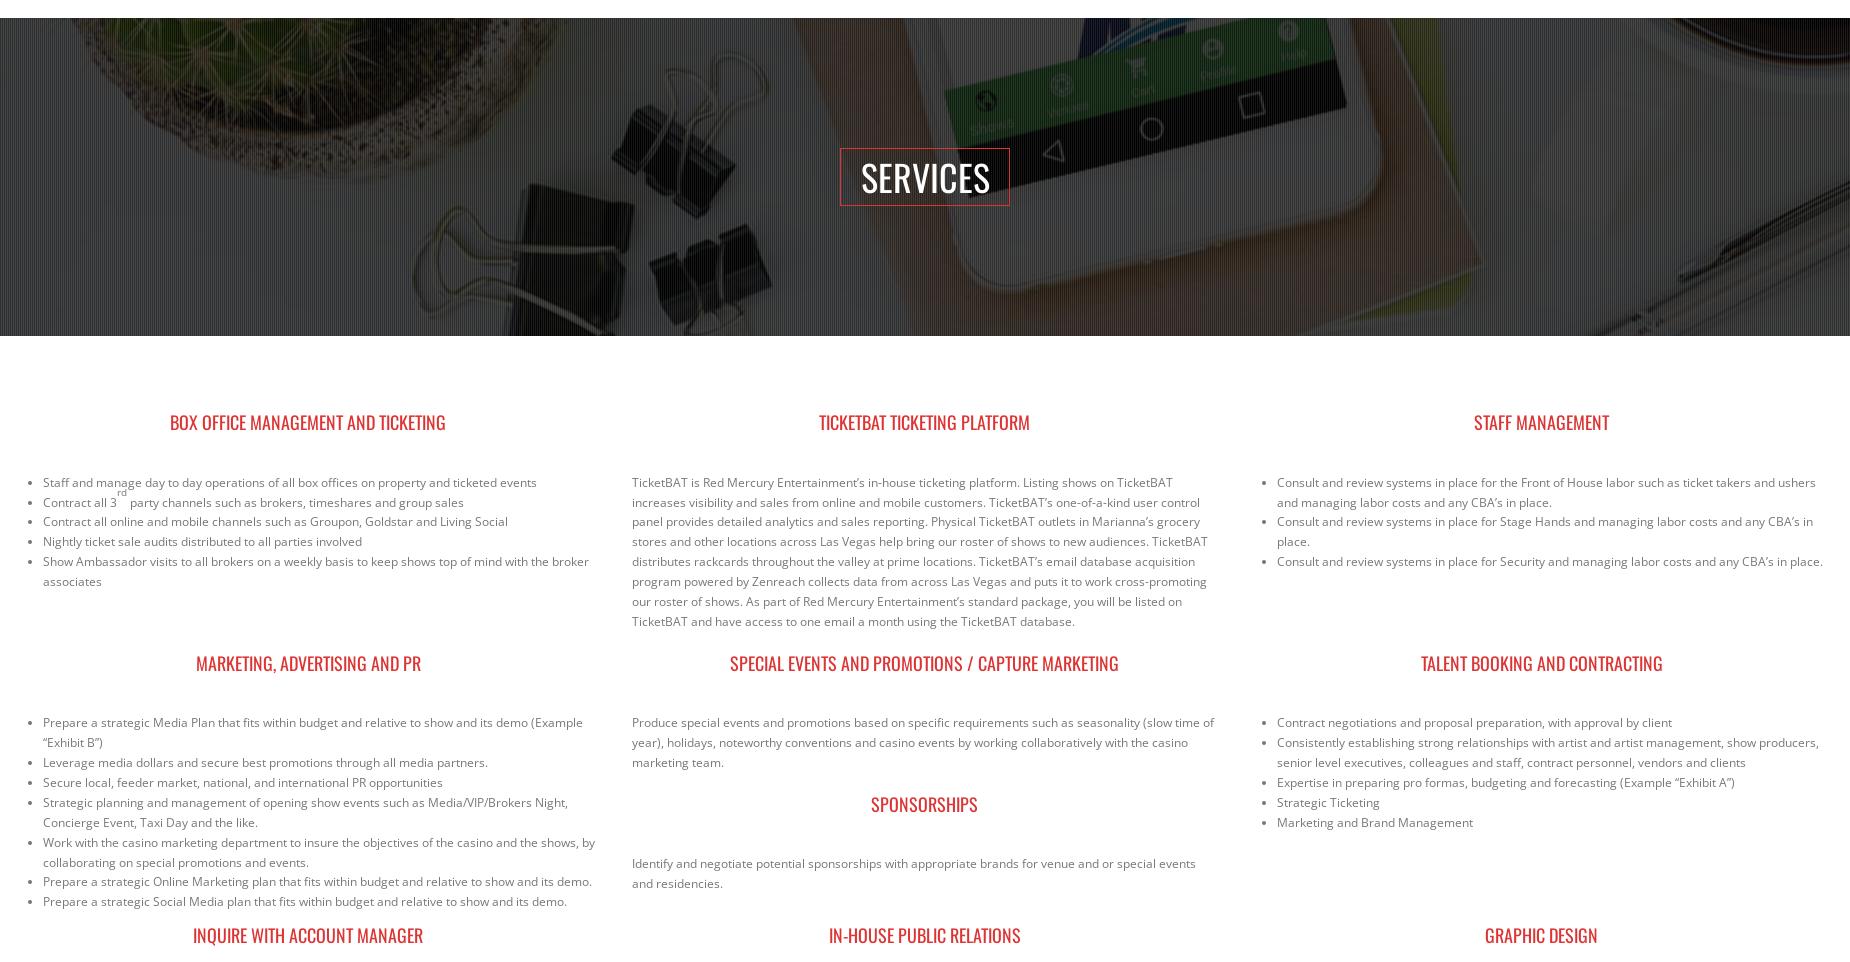 Image resolution: width=1850 pixels, height=962 pixels. I want to click on 'party channels such as brokers, timeshares and group sales', so click(294, 500).